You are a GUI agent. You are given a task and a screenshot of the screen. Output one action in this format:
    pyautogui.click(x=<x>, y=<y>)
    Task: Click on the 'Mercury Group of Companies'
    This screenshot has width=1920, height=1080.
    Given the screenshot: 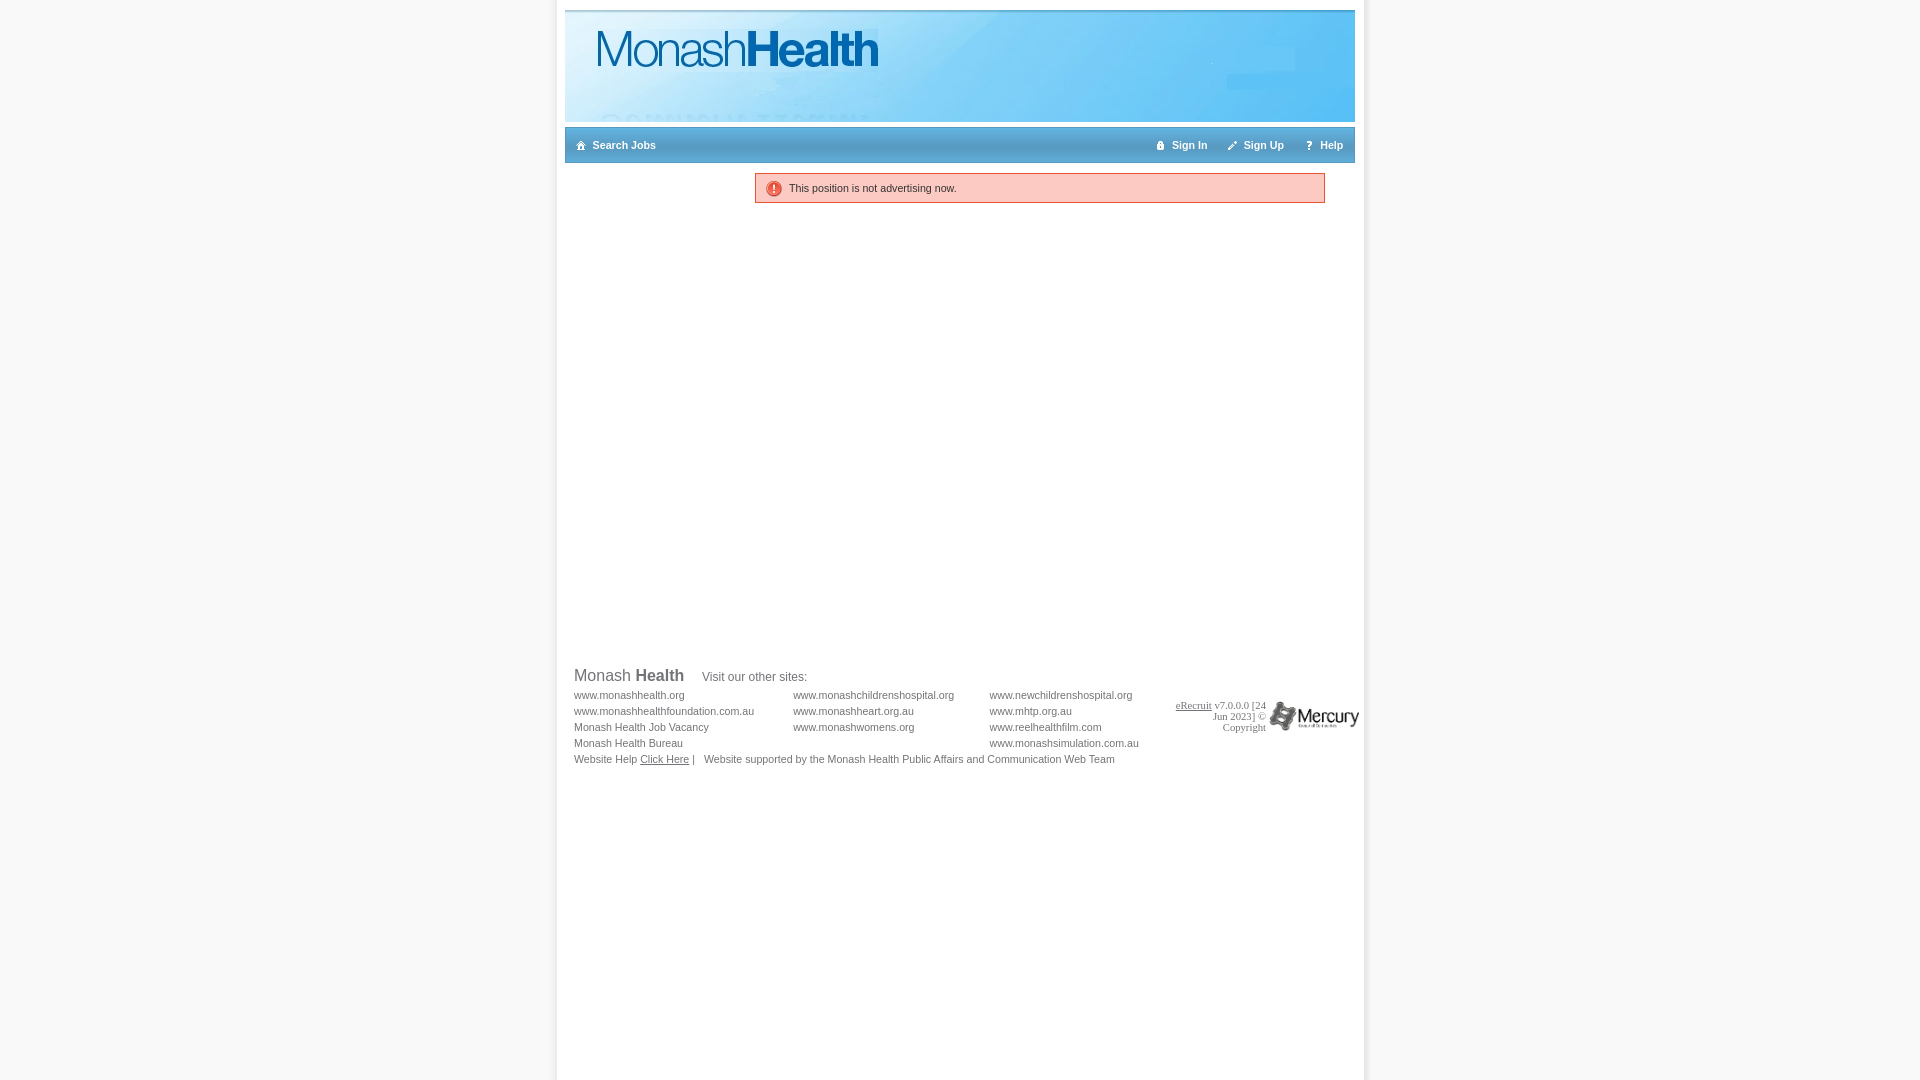 What is the action you would take?
    pyautogui.click(x=1313, y=715)
    